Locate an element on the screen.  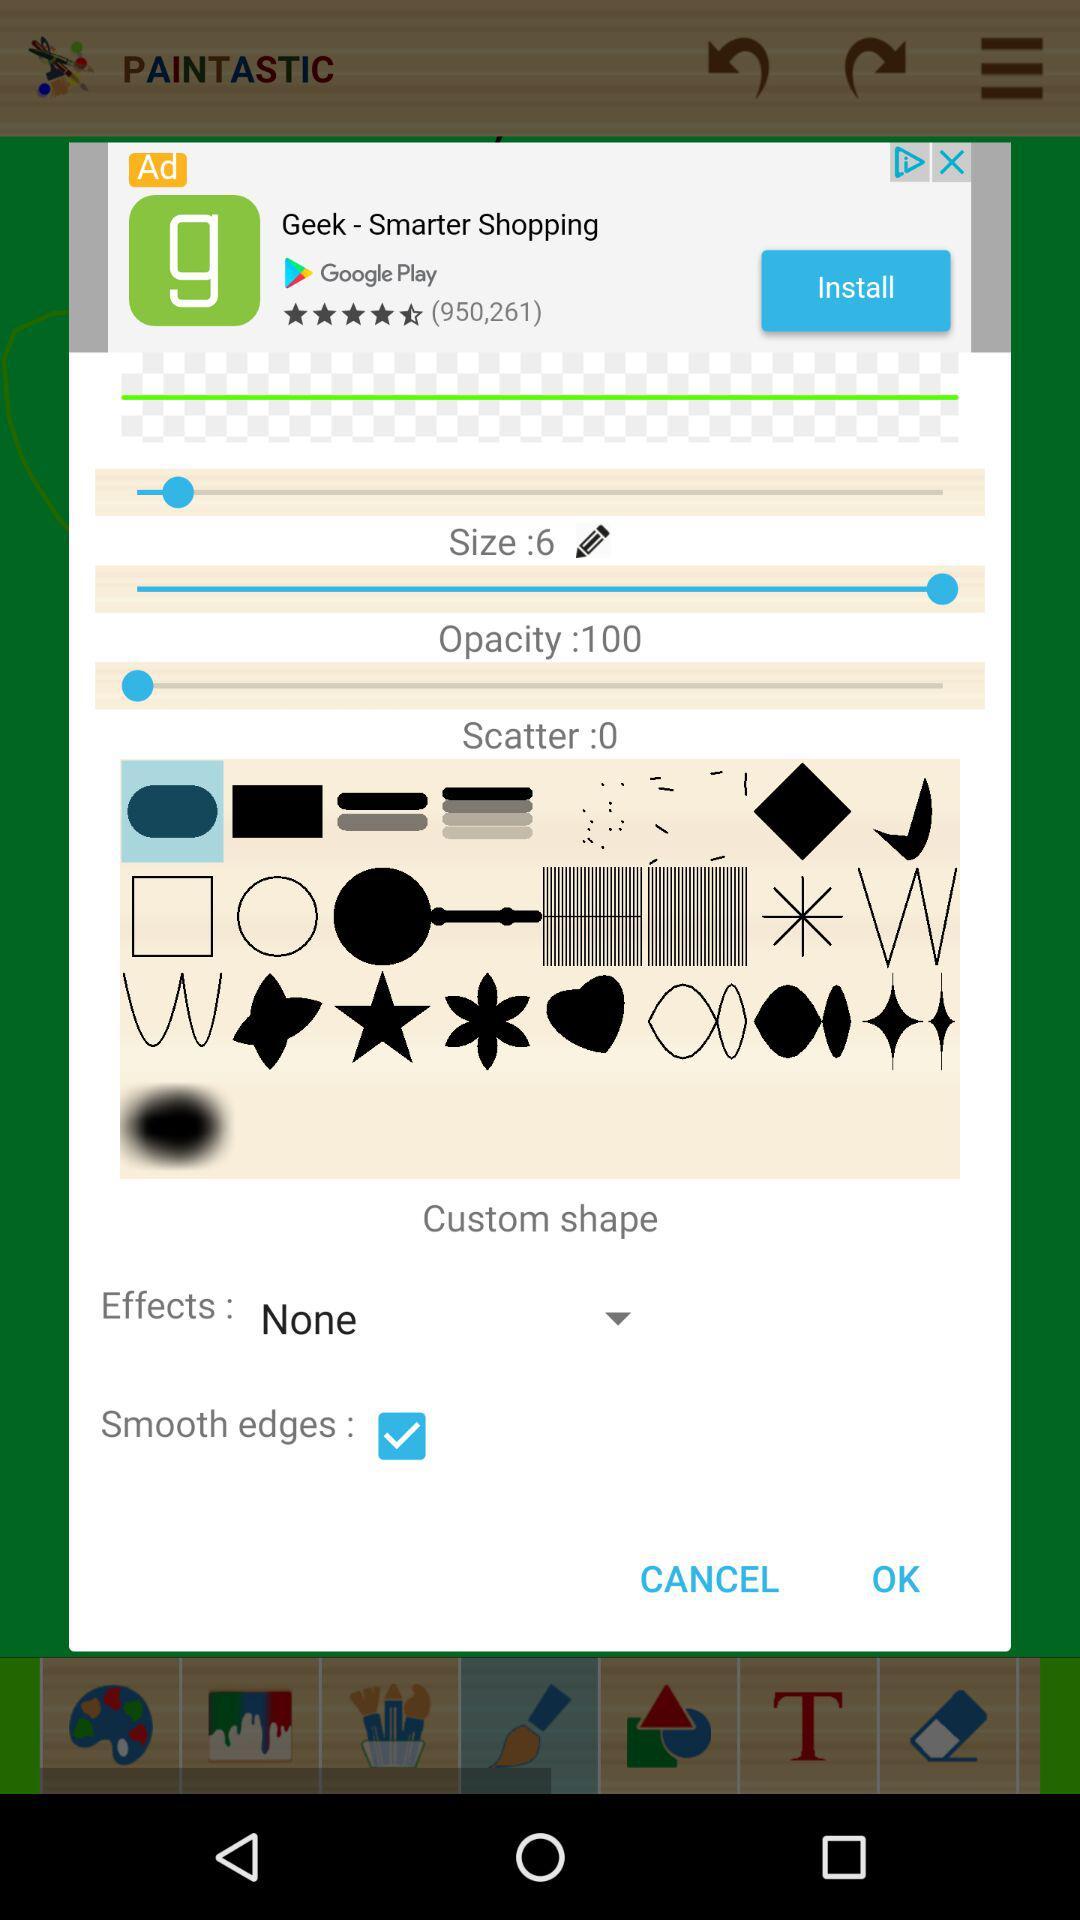
option is located at coordinates (401, 1435).